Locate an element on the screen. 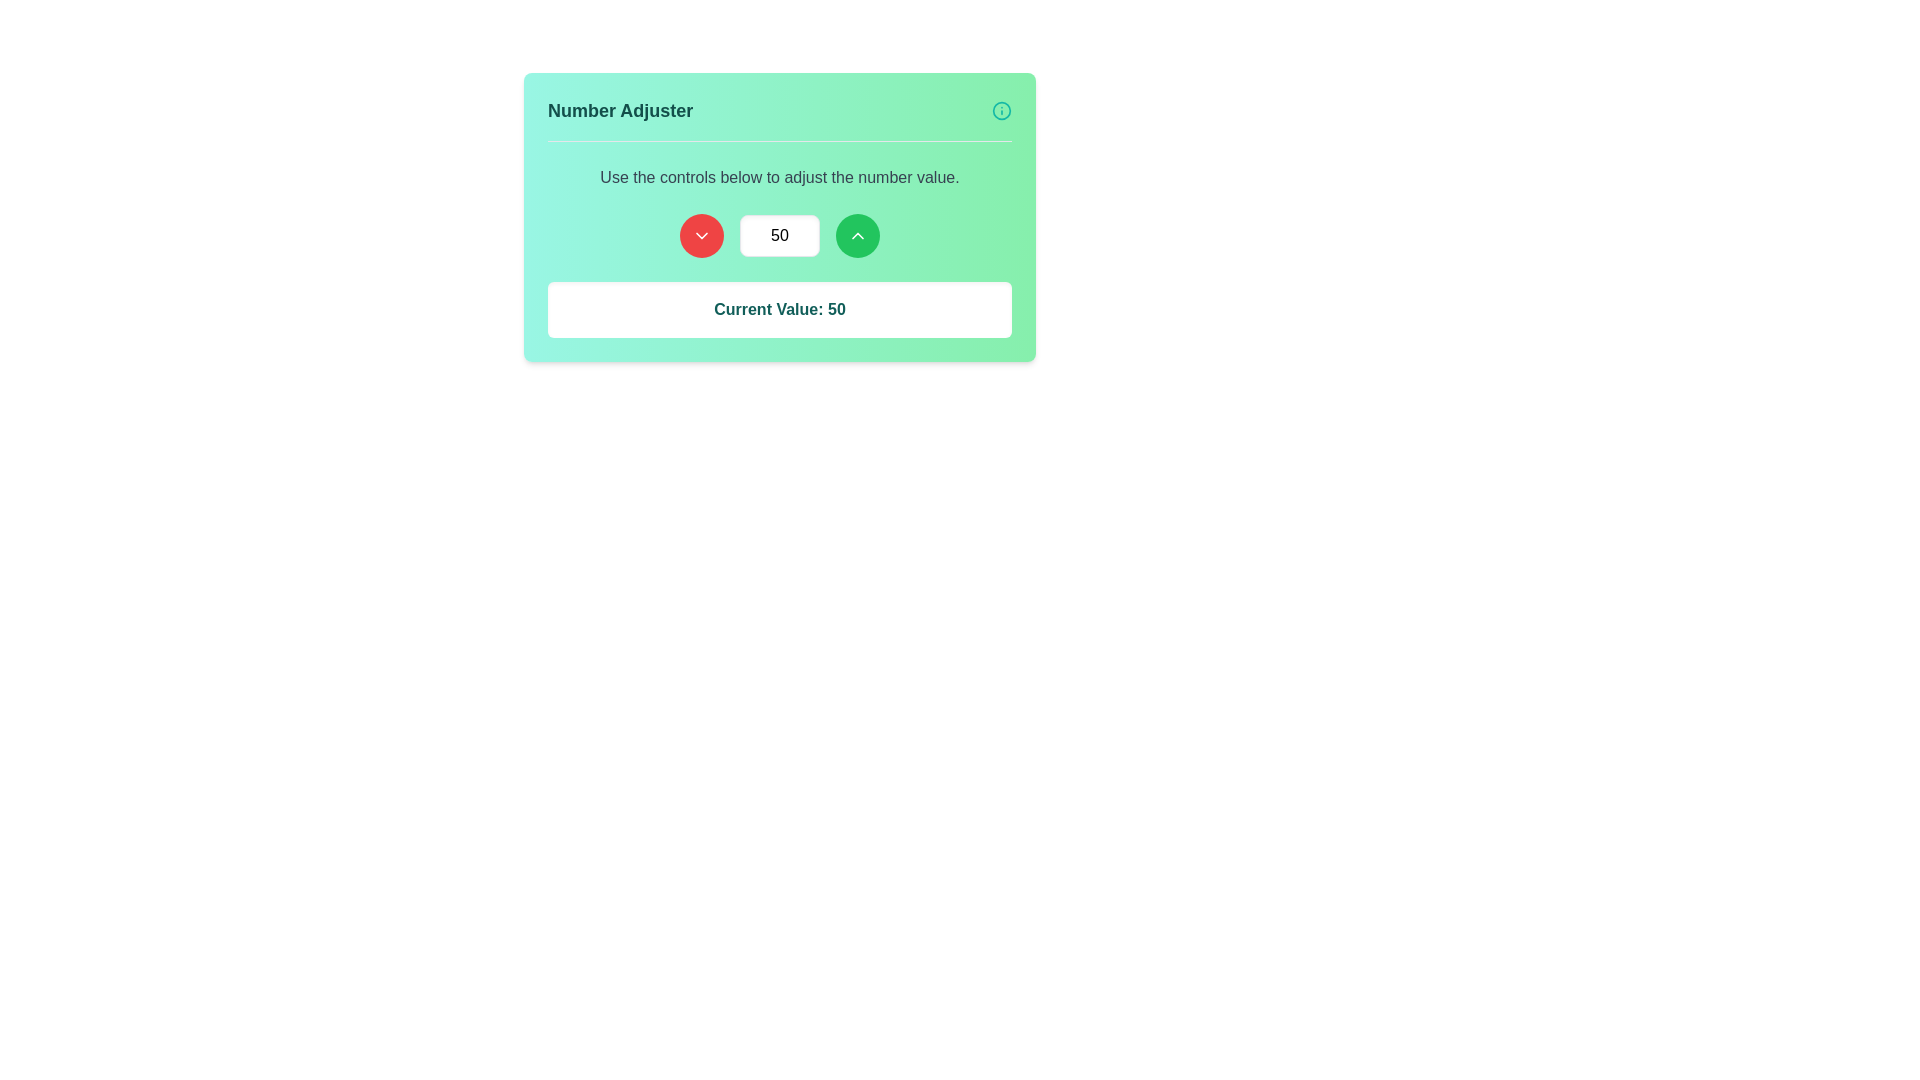 The image size is (1920, 1080). the decrement icon located within the red circular button to the left of the numeric input field is located at coordinates (701, 234).